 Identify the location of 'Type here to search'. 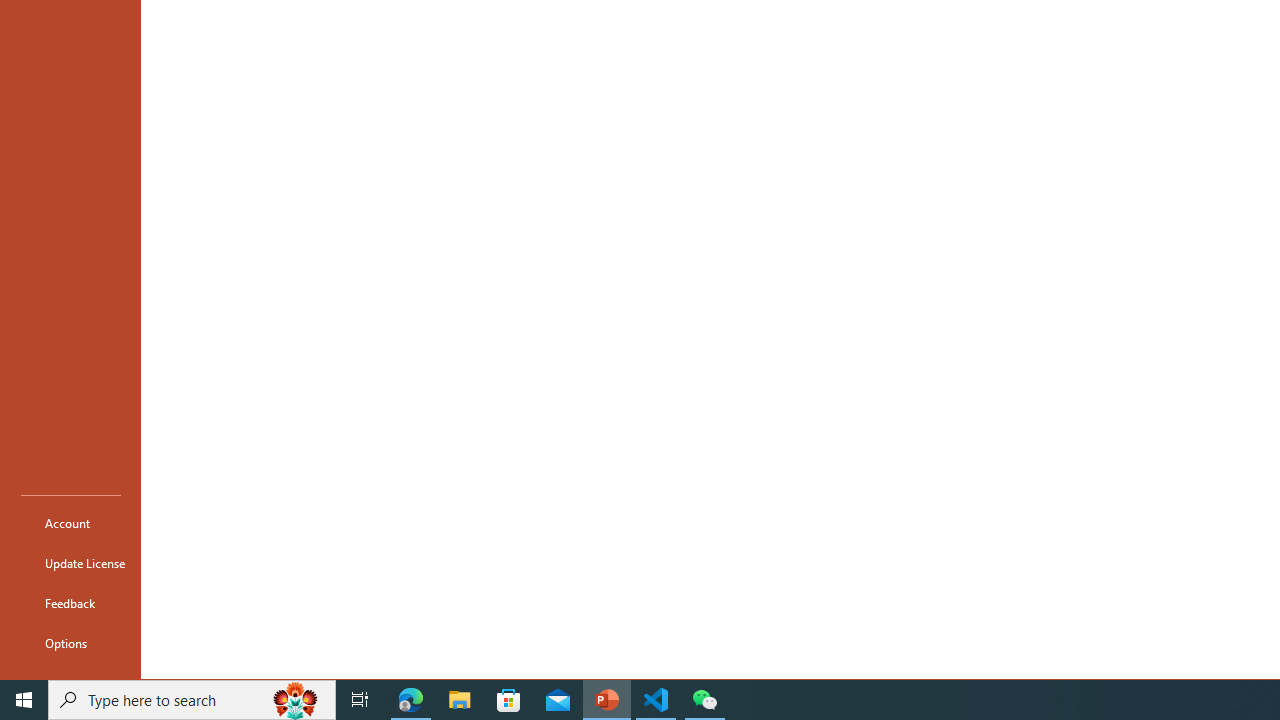
(192, 698).